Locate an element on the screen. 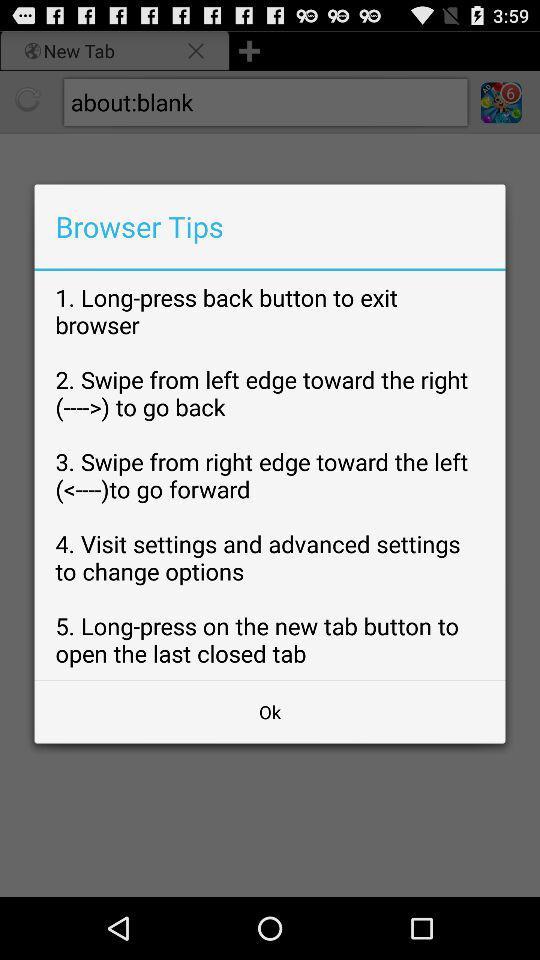 The width and height of the screenshot is (540, 960). the ok button is located at coordinates (270, 712).